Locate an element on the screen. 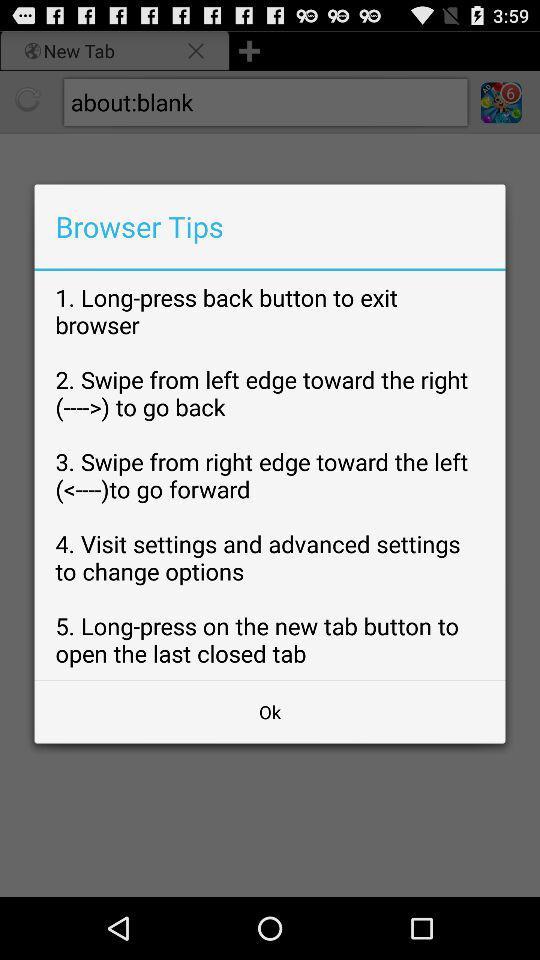 The width and height of the screenshot is (540, 960). the ok button is located at coordinates (270, 712).